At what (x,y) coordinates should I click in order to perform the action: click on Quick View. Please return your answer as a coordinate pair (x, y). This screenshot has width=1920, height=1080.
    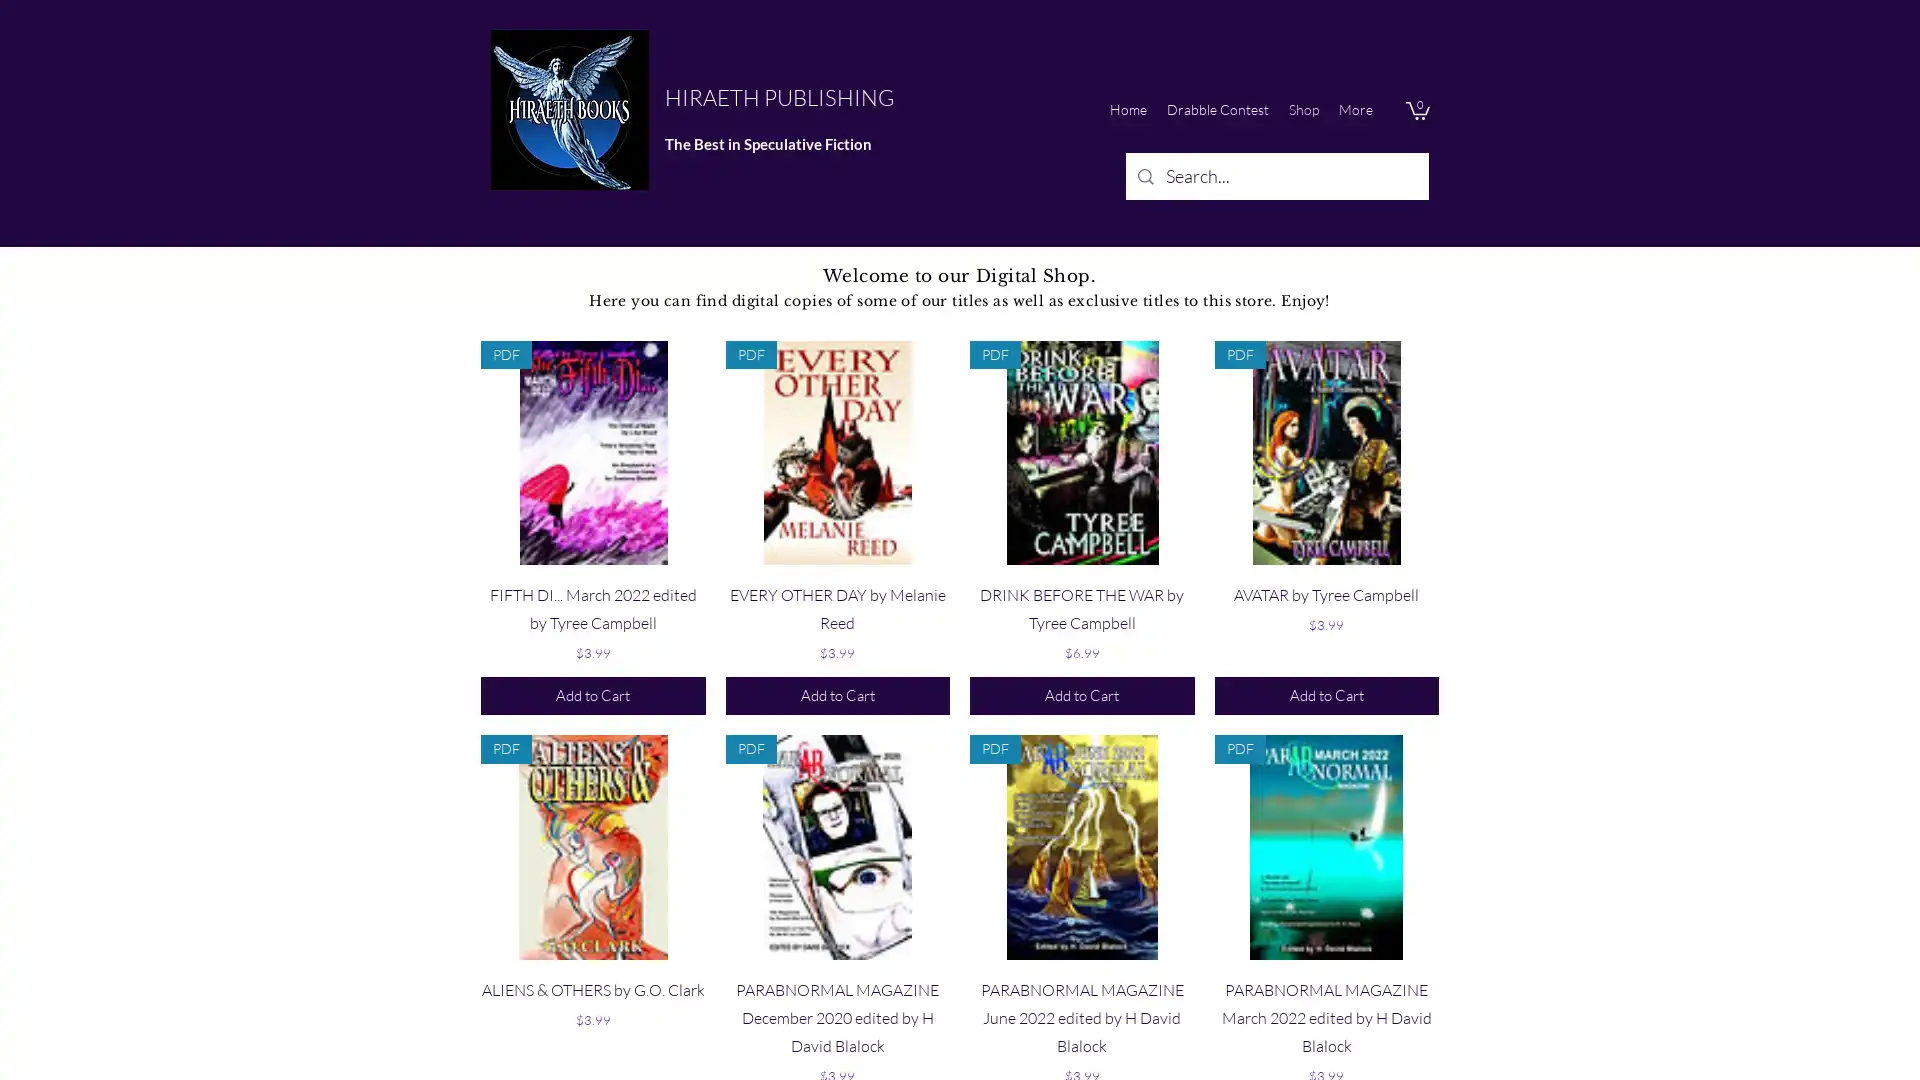
    Looking at the image, I should click on (1080, 982).